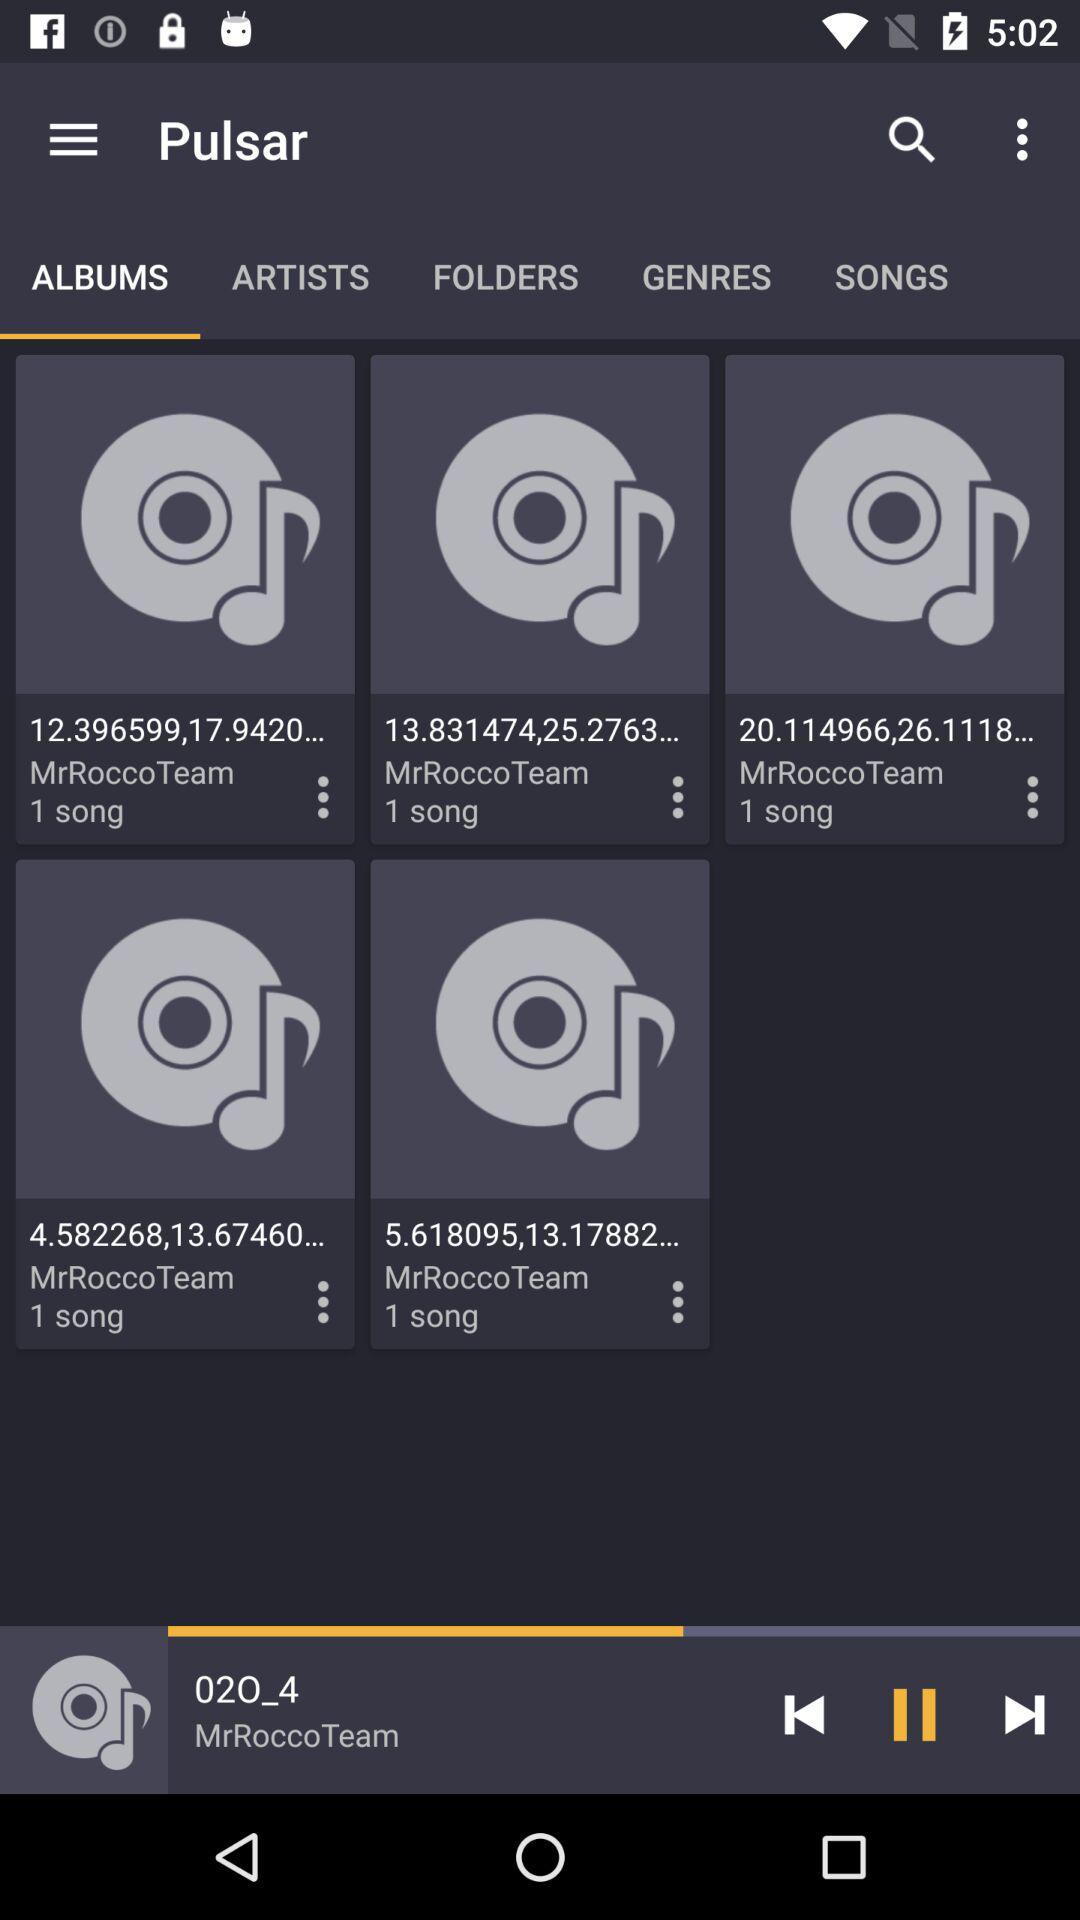  What do you see at coordinates (803, 1713) in the screenshot?
I see `the icon to the right of the 02o_4 item` at bounding box center [803, 1713].